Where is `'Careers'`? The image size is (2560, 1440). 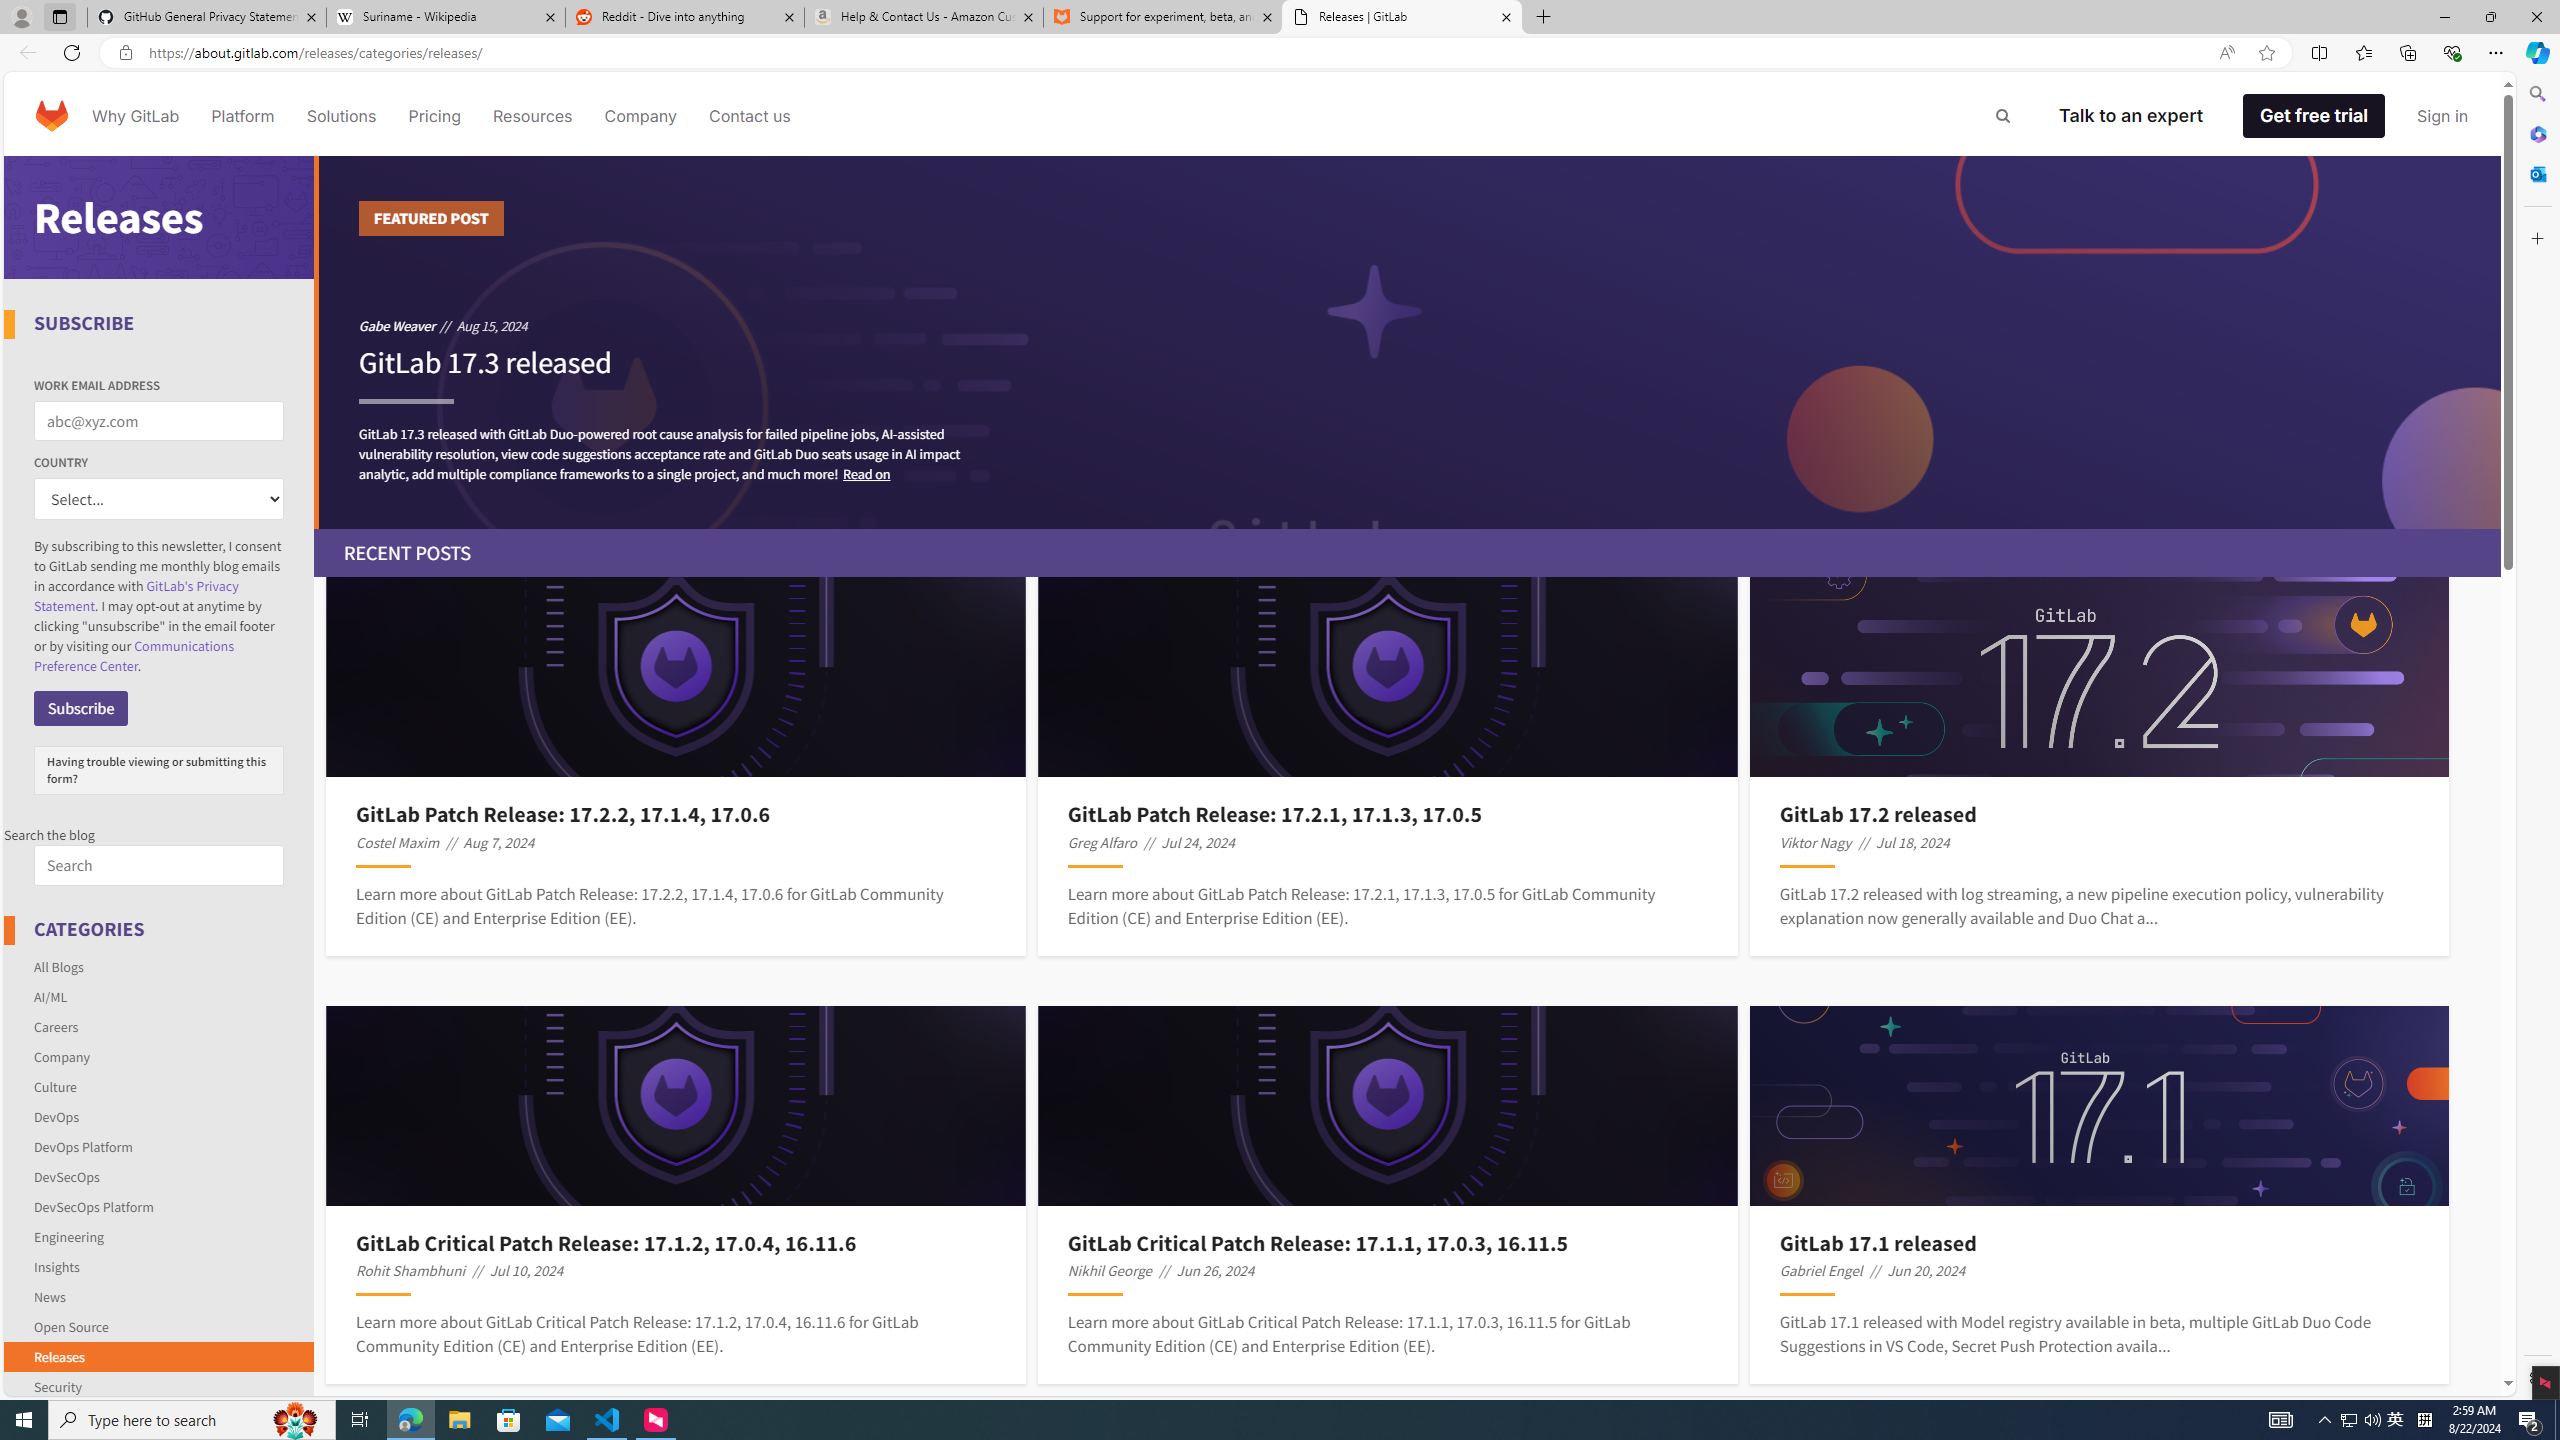 'Careers' is located at coordinates (159, 1026).